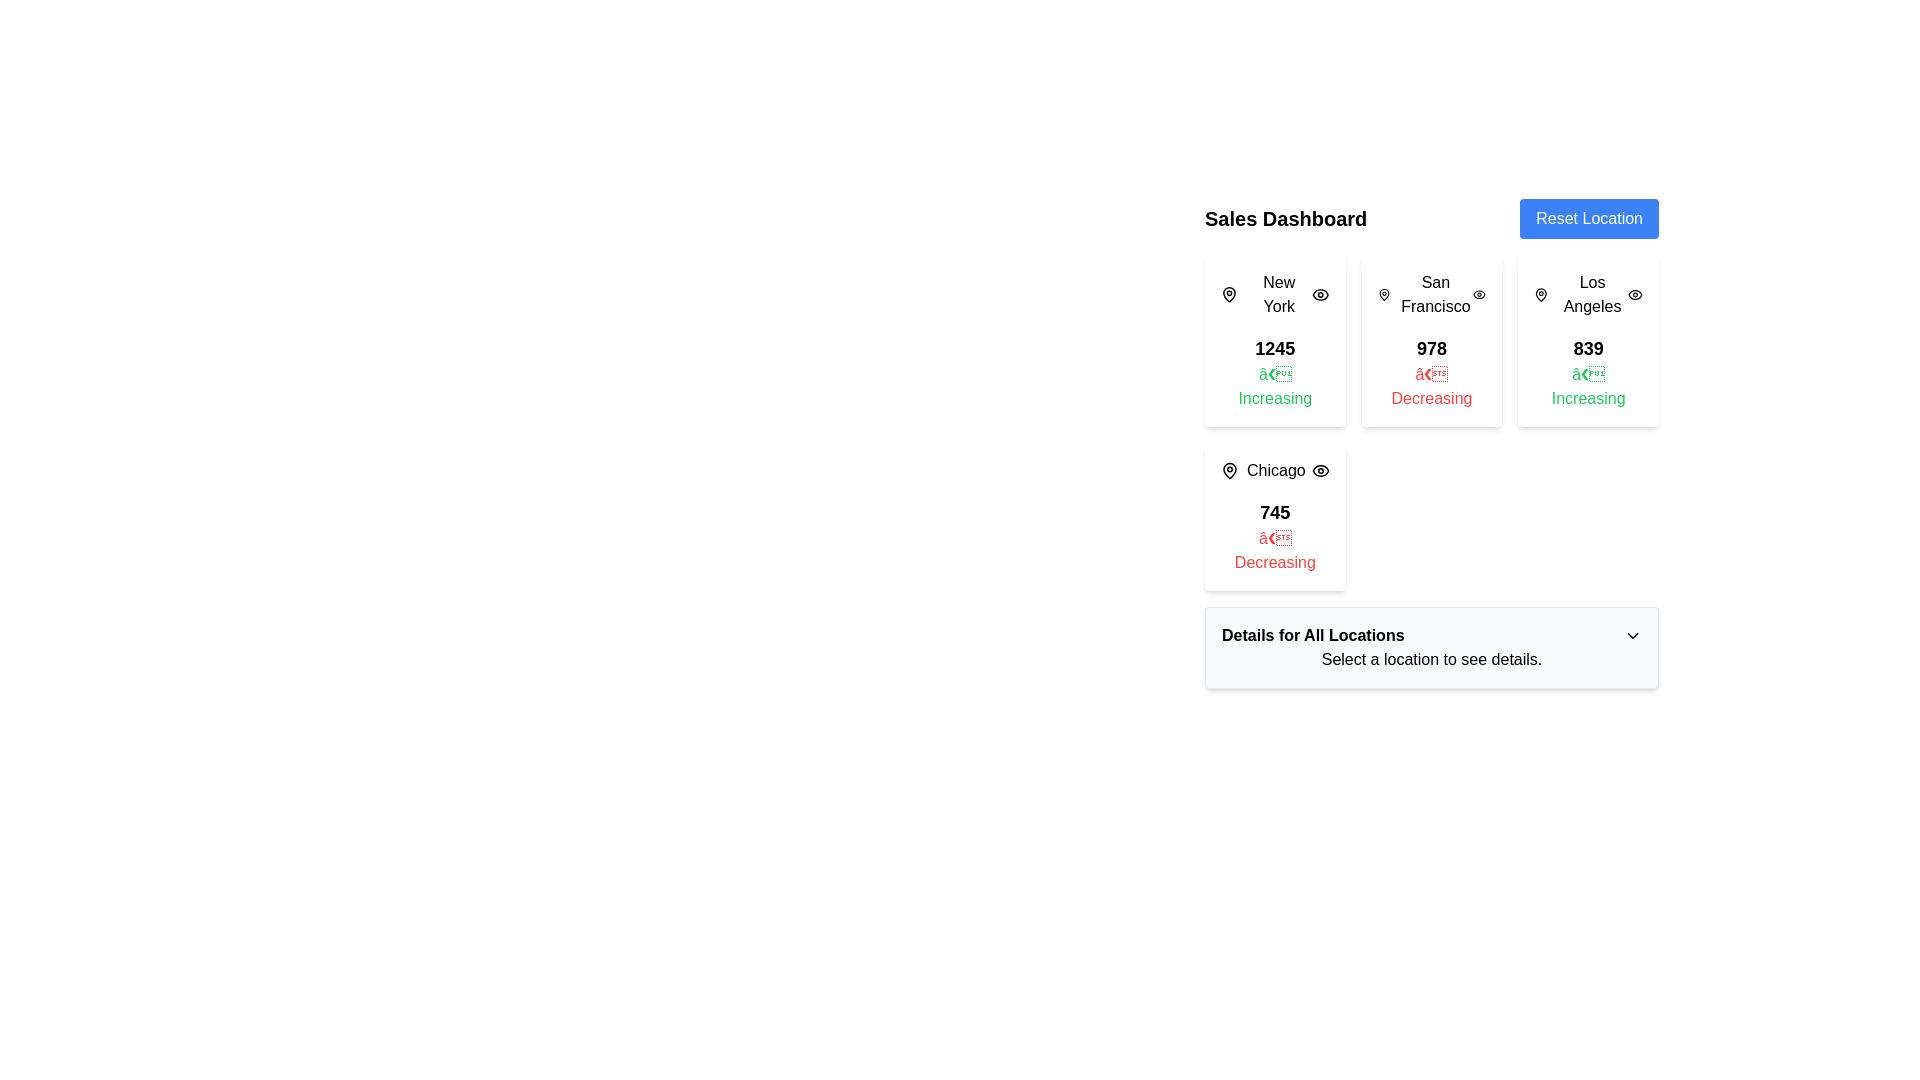 This screenshot has width=1920, height=1080. What do you see at coordinates (1320, 470) in the screenshot?
I see `the small eye-shaped icon with a black outline, located at the rightmost edge of the content area in the 'Chicago' section` at bounding box center [1320, 470].